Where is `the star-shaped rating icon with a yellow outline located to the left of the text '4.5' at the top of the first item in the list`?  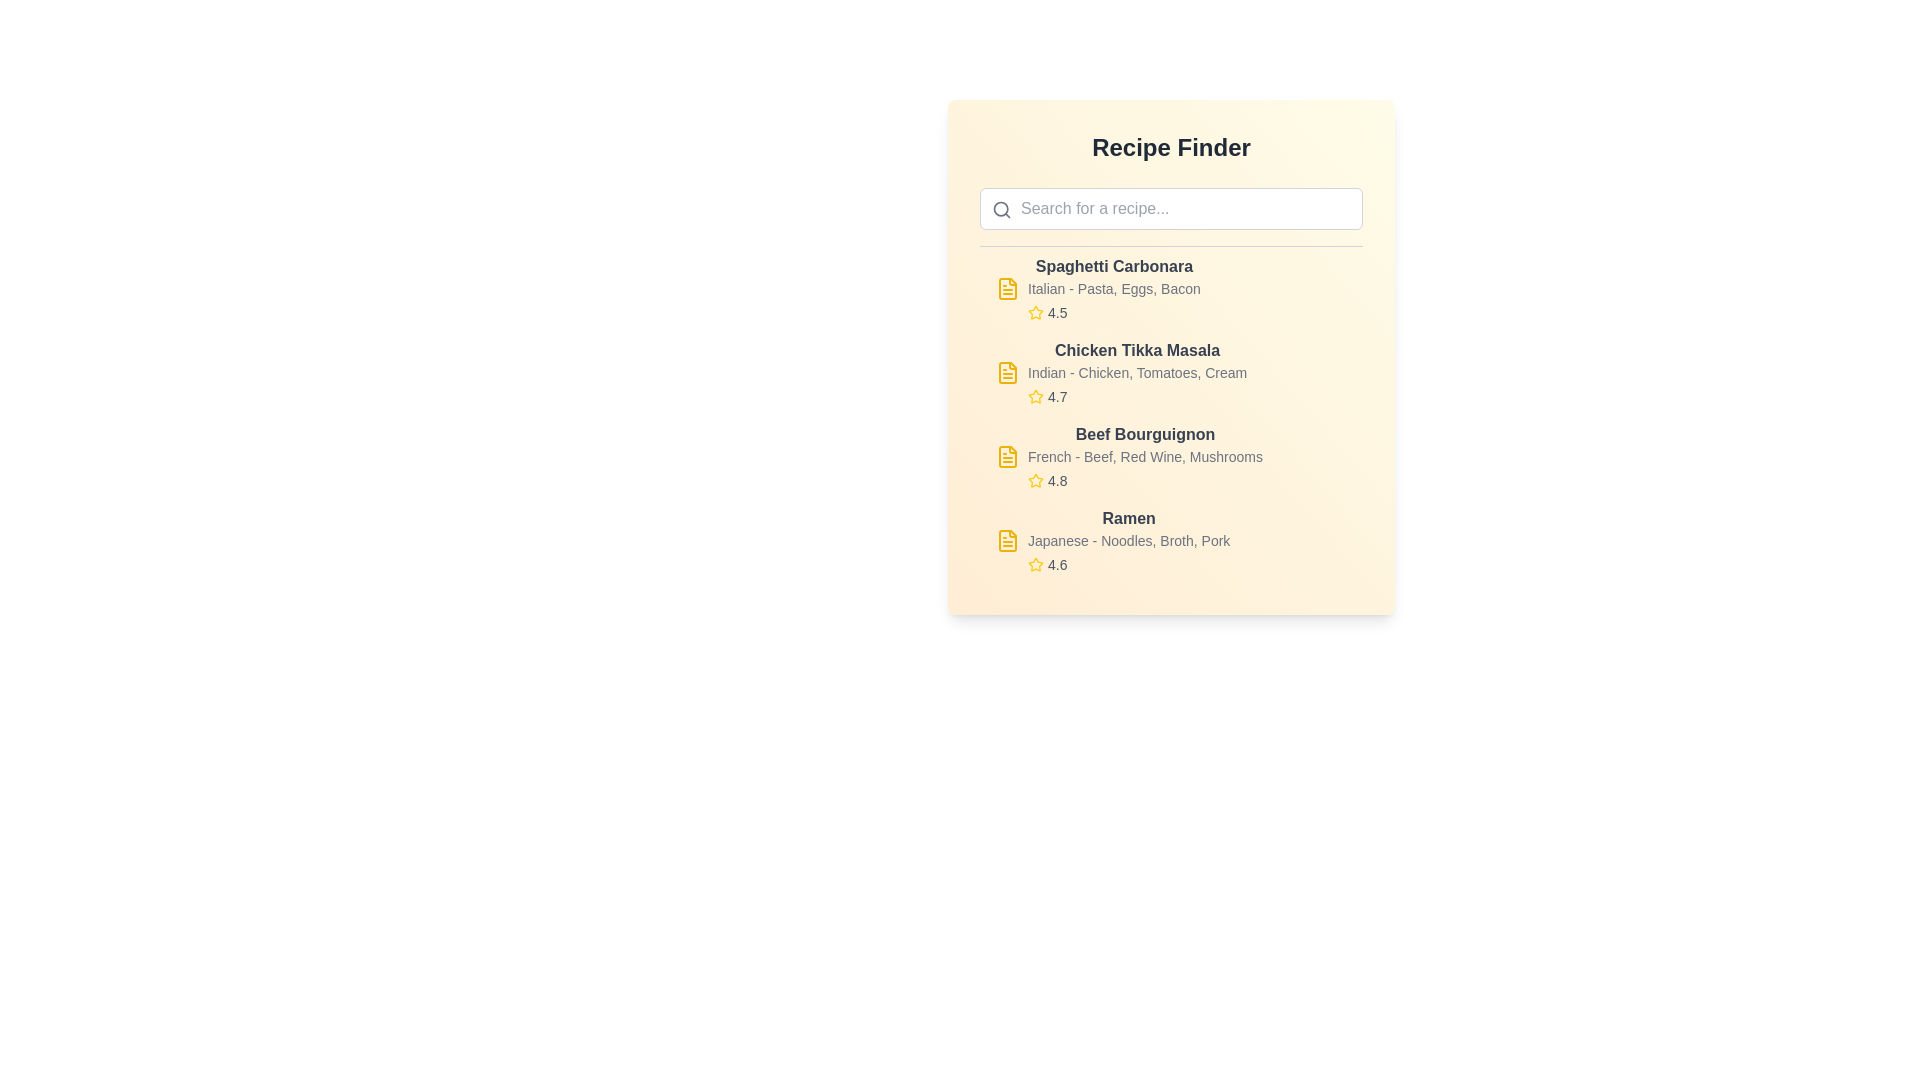
the star-shaped rating icon with a yellow outline located to the left of the text '4.5' at the top of the first item in the list is located at coordinates (1036, 312).